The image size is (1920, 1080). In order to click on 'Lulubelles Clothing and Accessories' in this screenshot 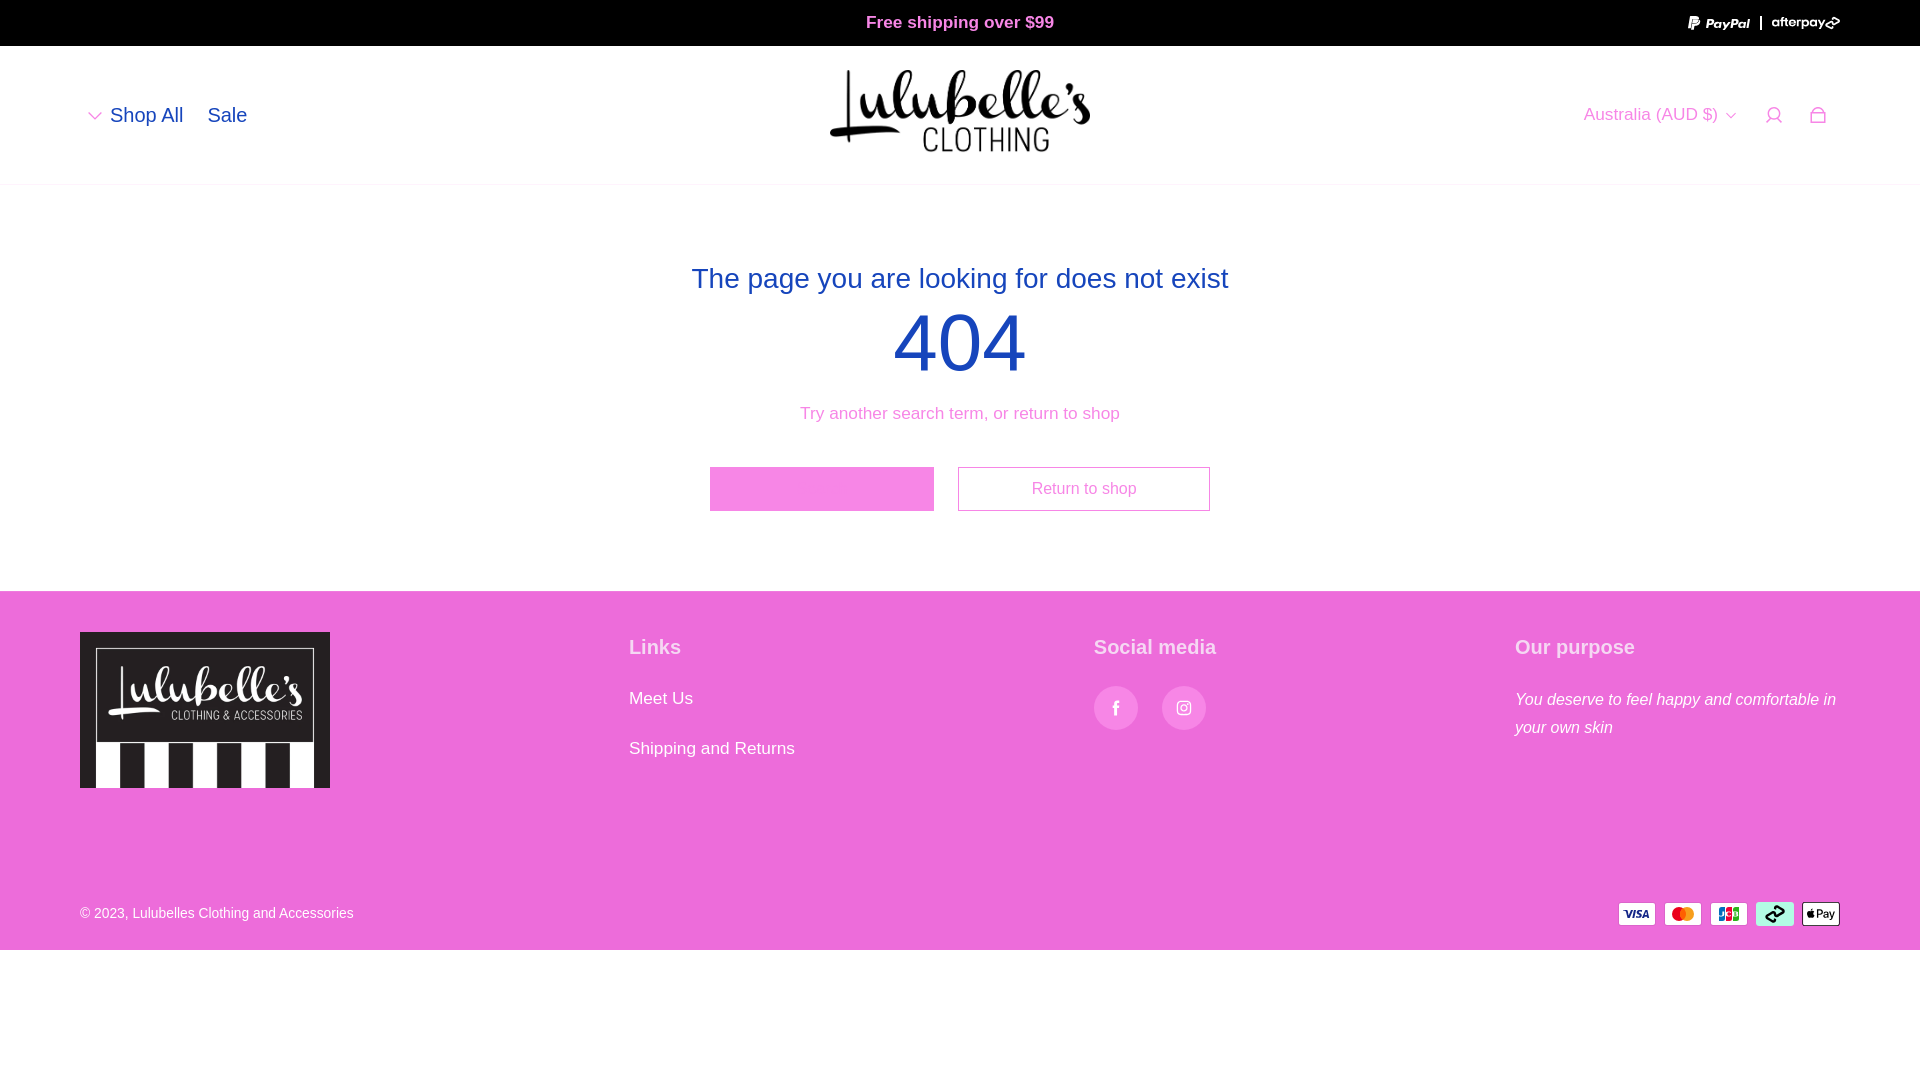, I will do `click(241, 913)`.